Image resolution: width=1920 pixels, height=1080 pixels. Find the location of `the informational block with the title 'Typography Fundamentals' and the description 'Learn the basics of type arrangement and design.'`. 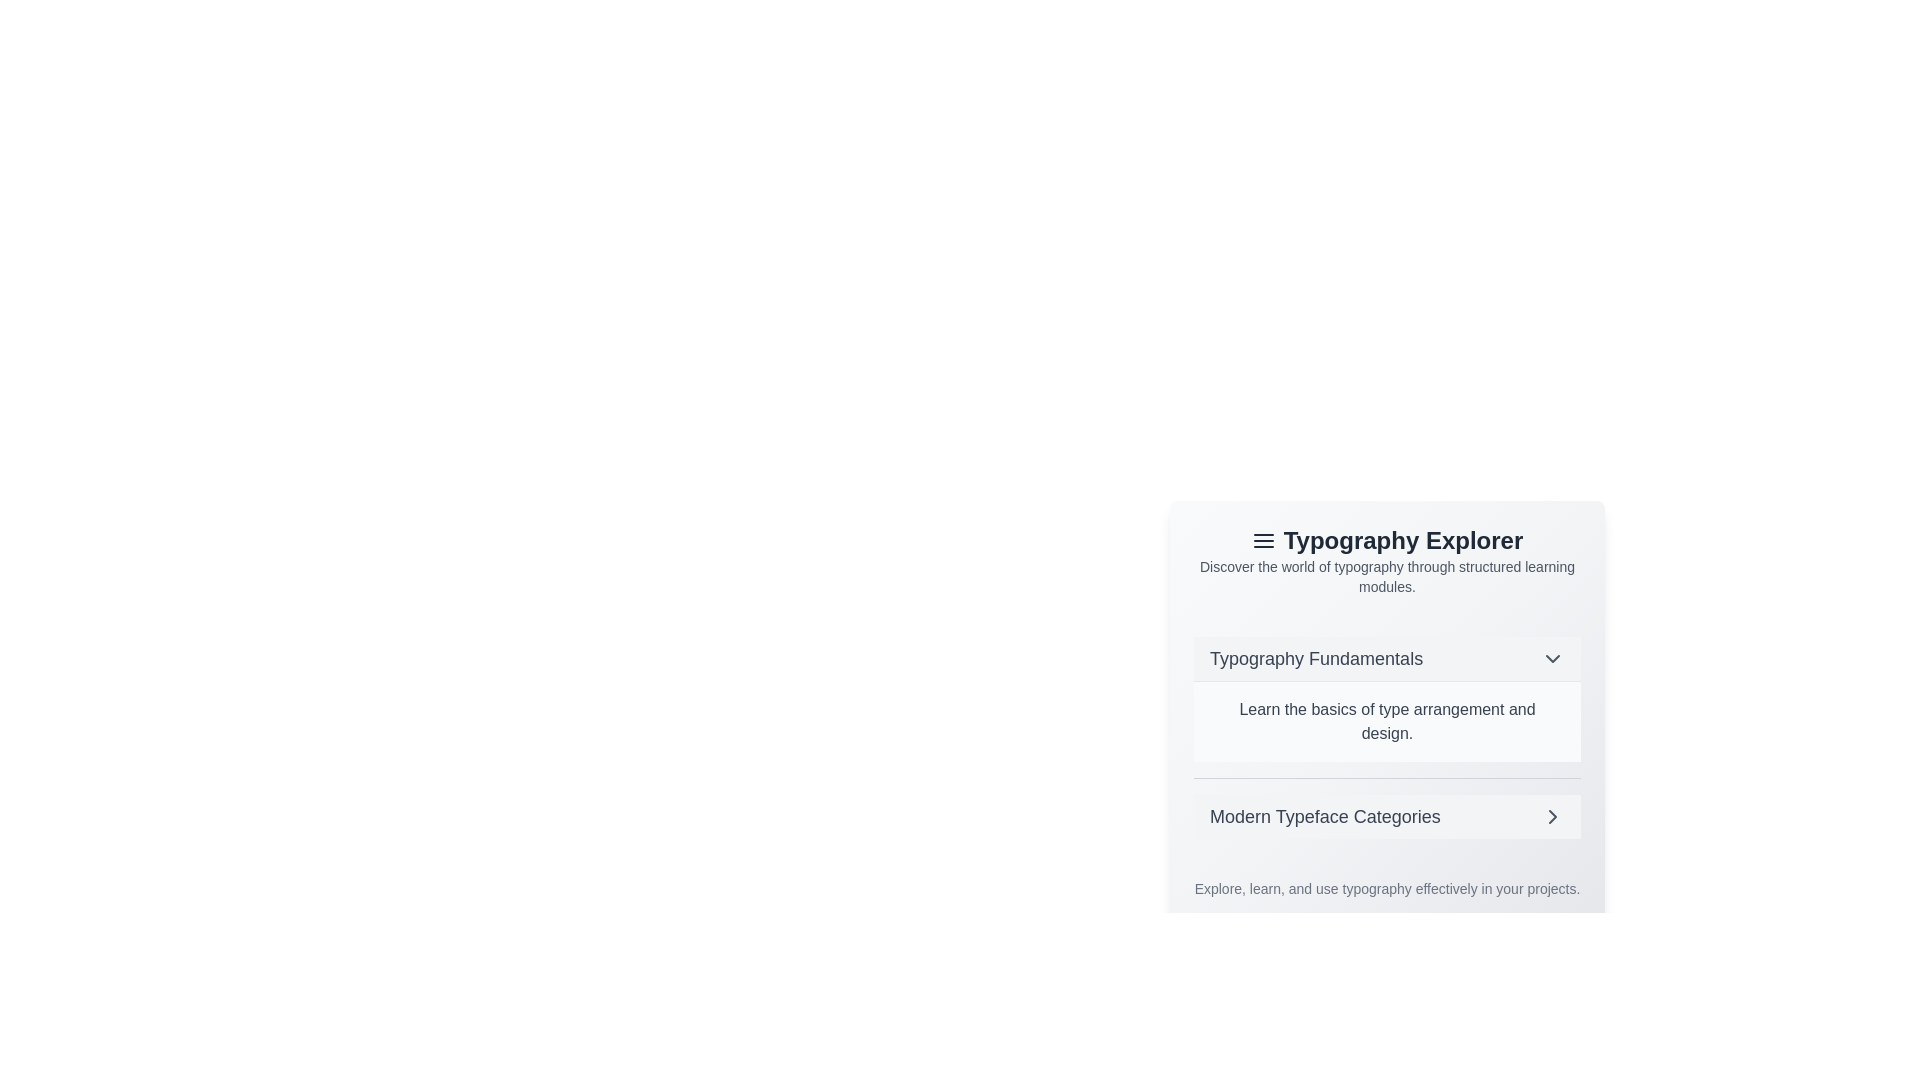

the informational block with the title 'Typography Fundamentals' and the description 'Learn the basics of type arrangement and design.' is located at coordinates (1386, 698).